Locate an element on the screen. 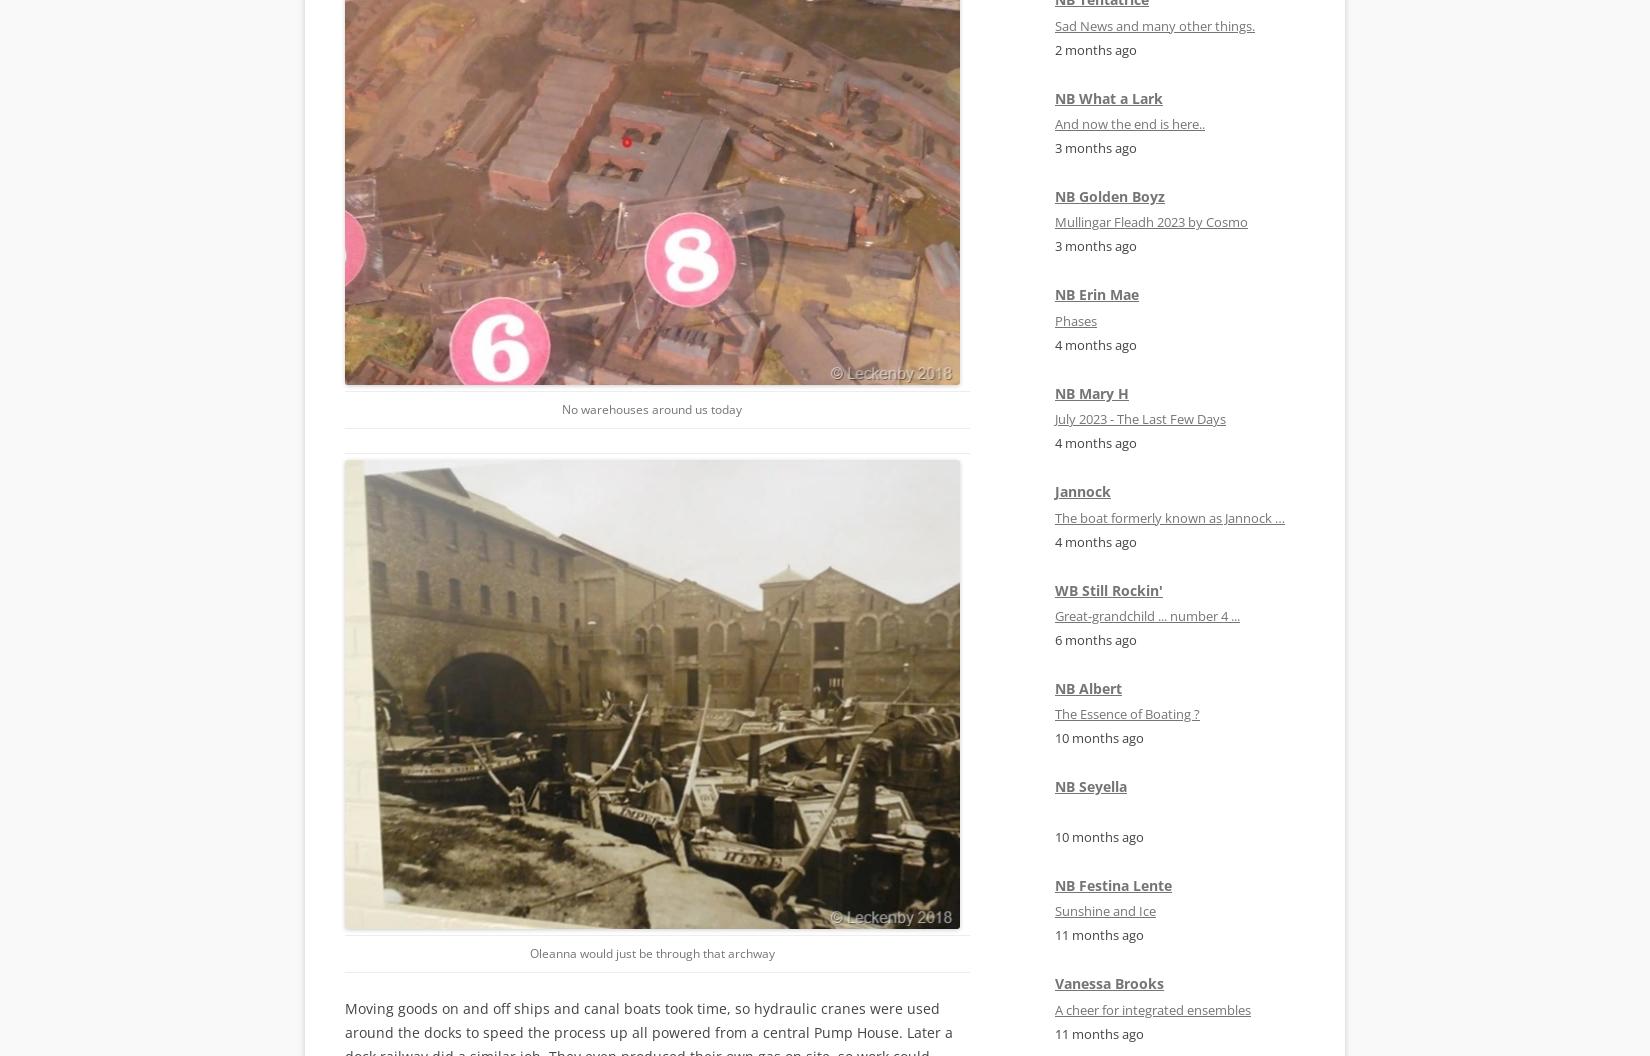 The image size is (1650, 1056). 'Oleanna would just be through that archway' is located at coordinates (650, 952).